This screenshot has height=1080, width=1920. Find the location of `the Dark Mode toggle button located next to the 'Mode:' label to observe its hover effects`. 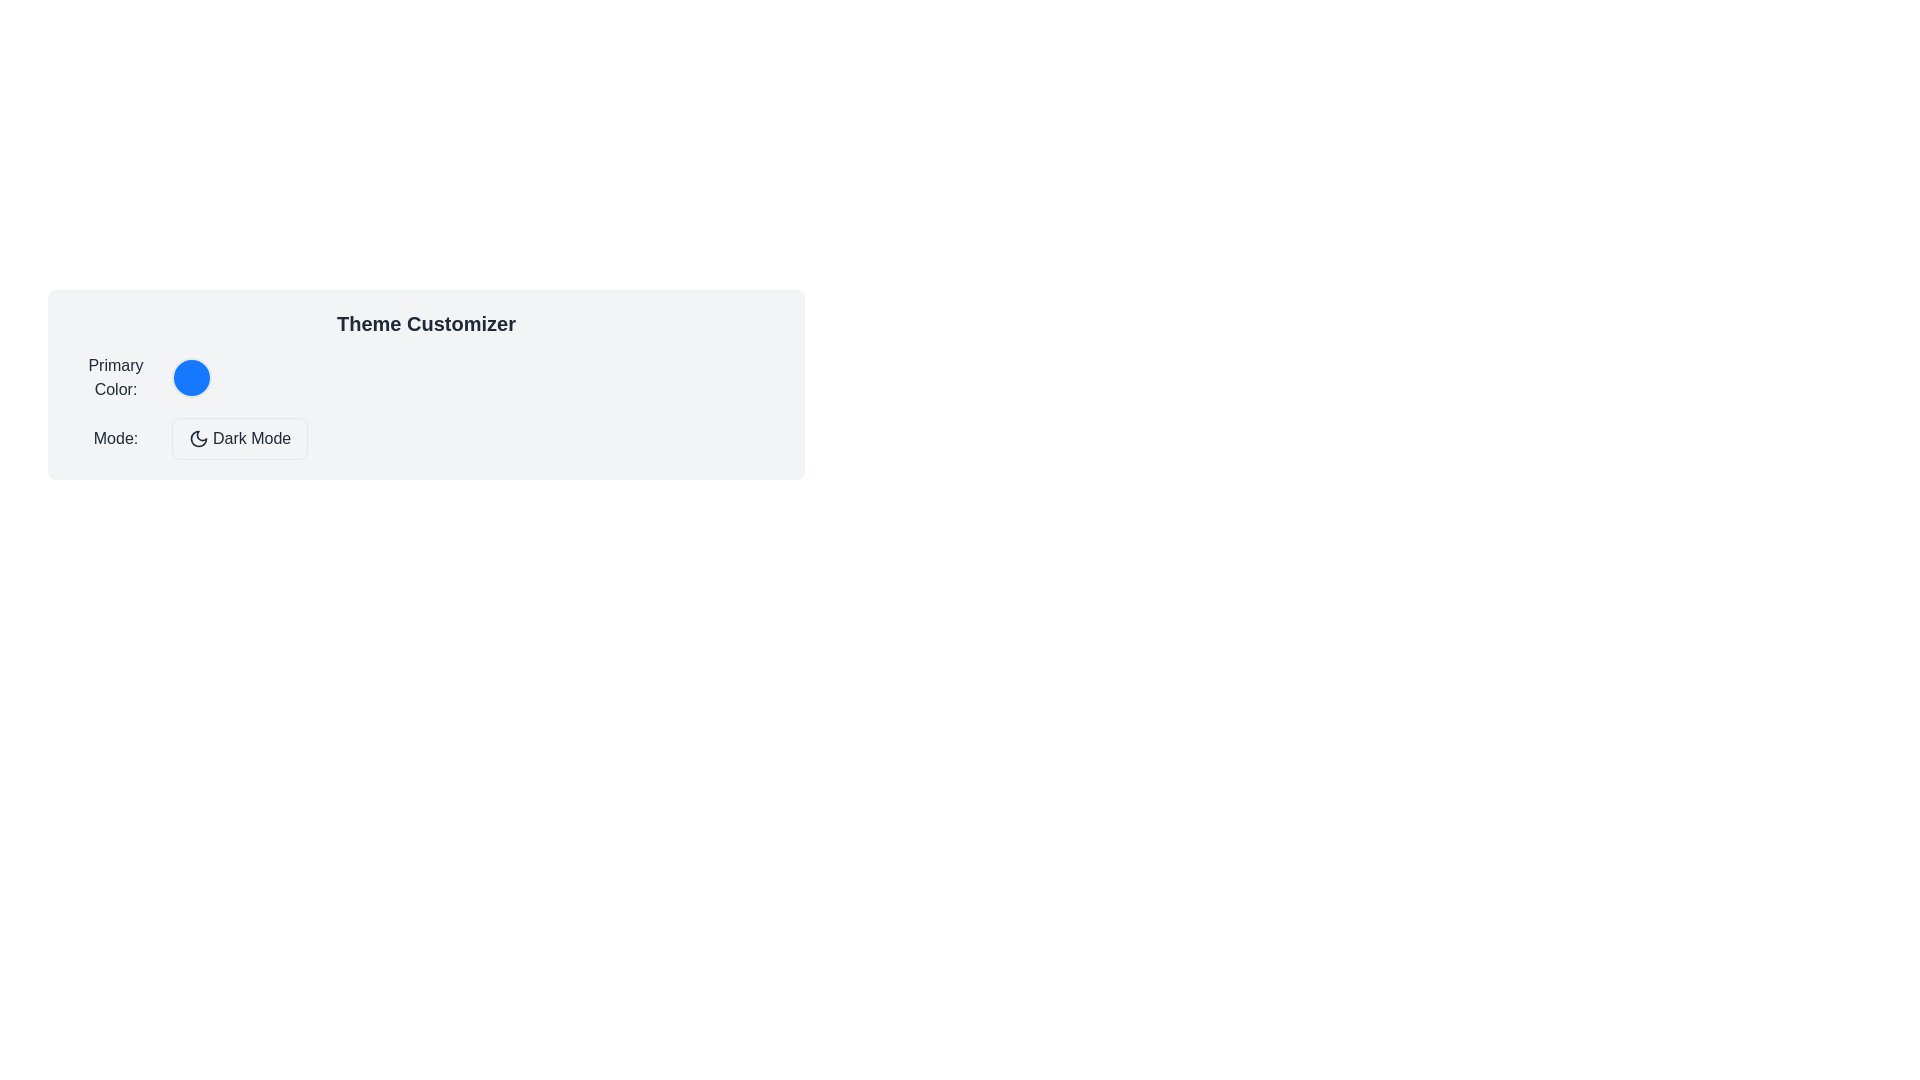

the Dark Mode toggle button located next to the 'Mode:' label to observe its hover effects is located at coordinates (240, 438).